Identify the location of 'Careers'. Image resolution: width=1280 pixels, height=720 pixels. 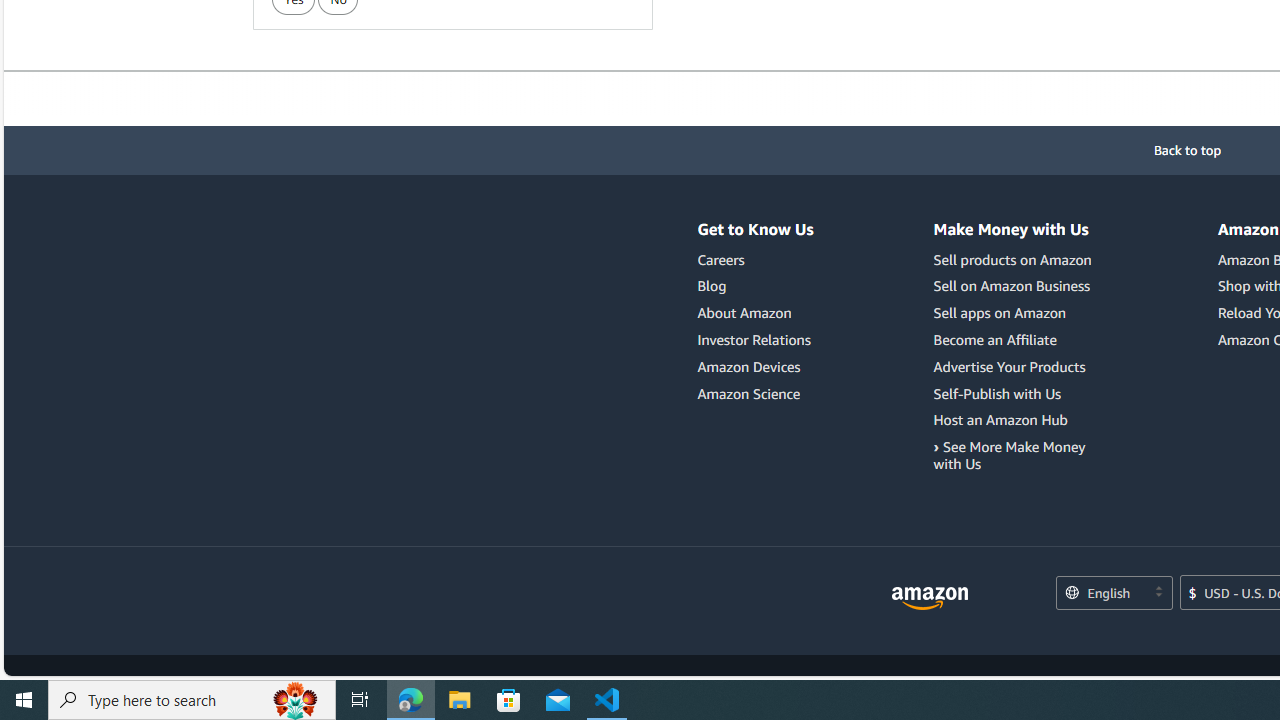
(754, 259).